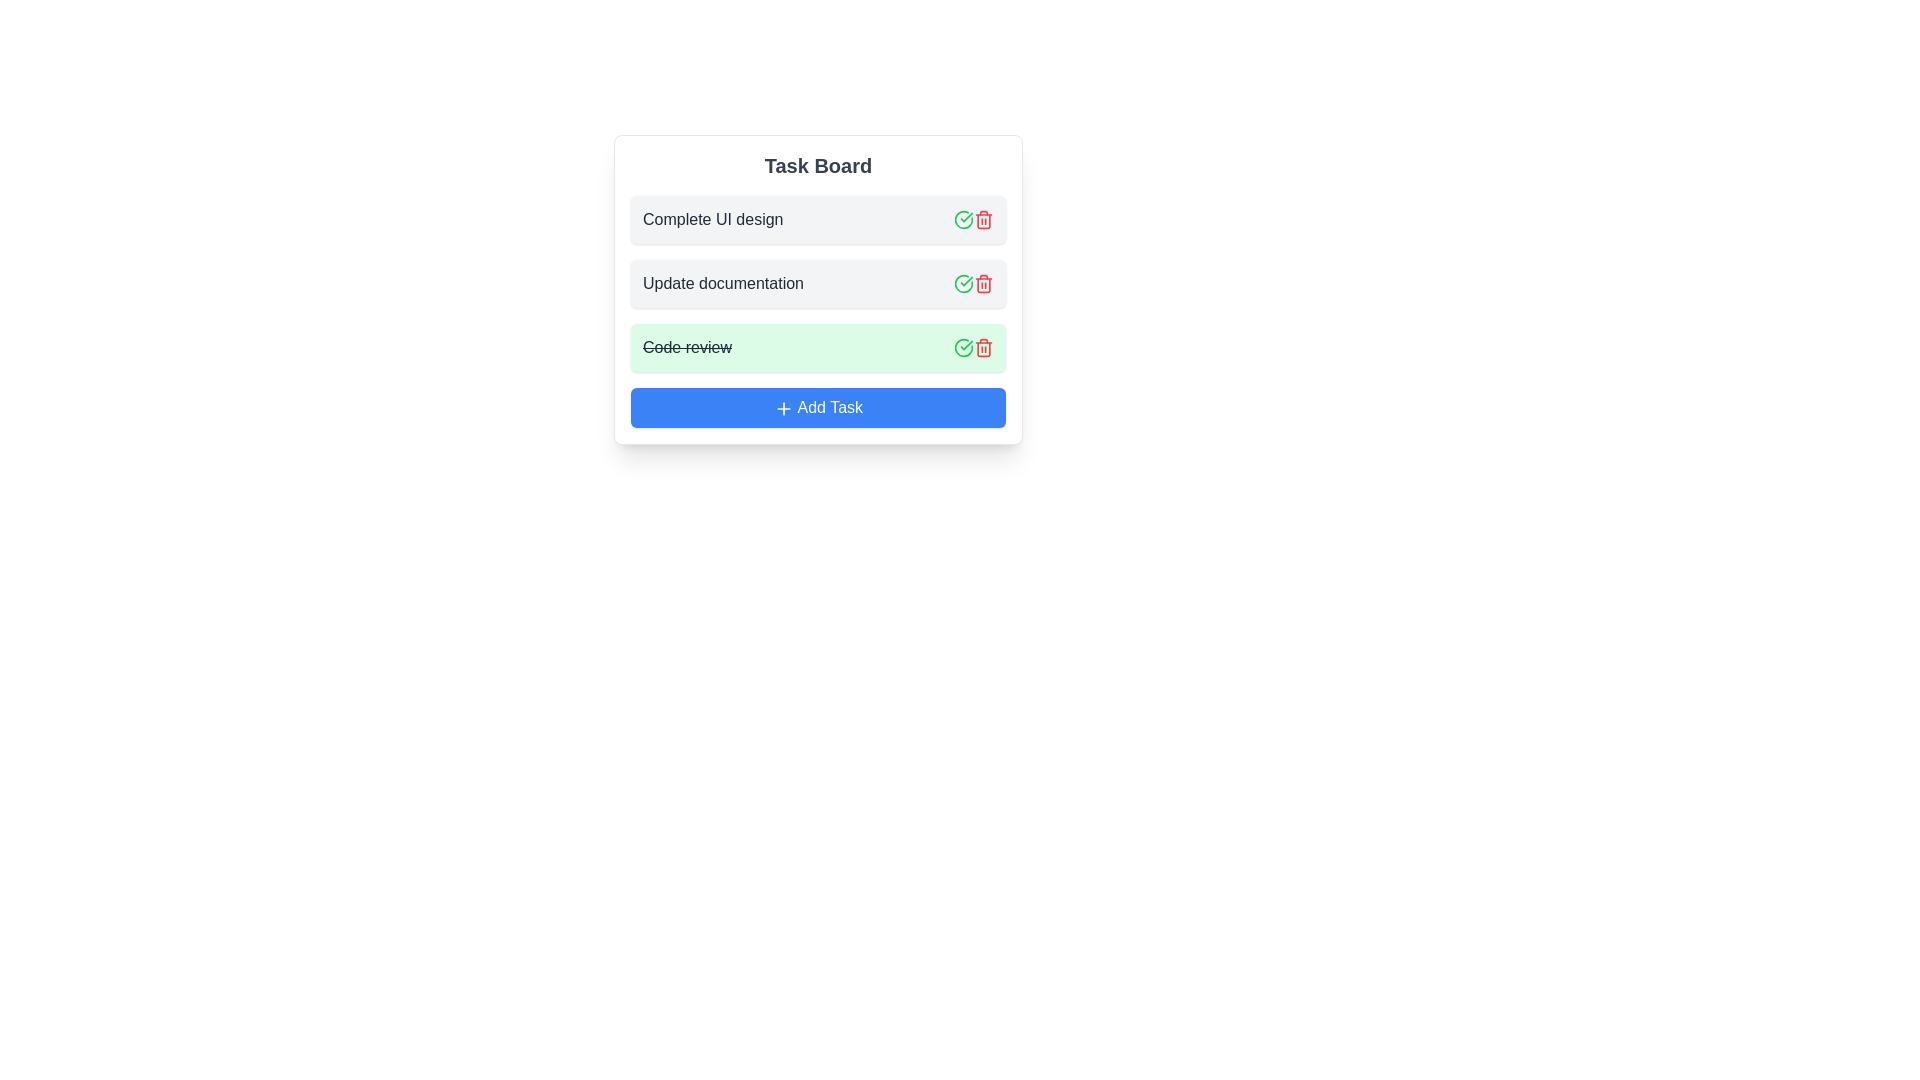 The image size is (1920, 1080). Describe the element at coordinates (983, 284) in the screenshot. I see `the red trash bin icon button located at the far-right of the 'Update documentation' task in the 'Task Board' interface` at that location.